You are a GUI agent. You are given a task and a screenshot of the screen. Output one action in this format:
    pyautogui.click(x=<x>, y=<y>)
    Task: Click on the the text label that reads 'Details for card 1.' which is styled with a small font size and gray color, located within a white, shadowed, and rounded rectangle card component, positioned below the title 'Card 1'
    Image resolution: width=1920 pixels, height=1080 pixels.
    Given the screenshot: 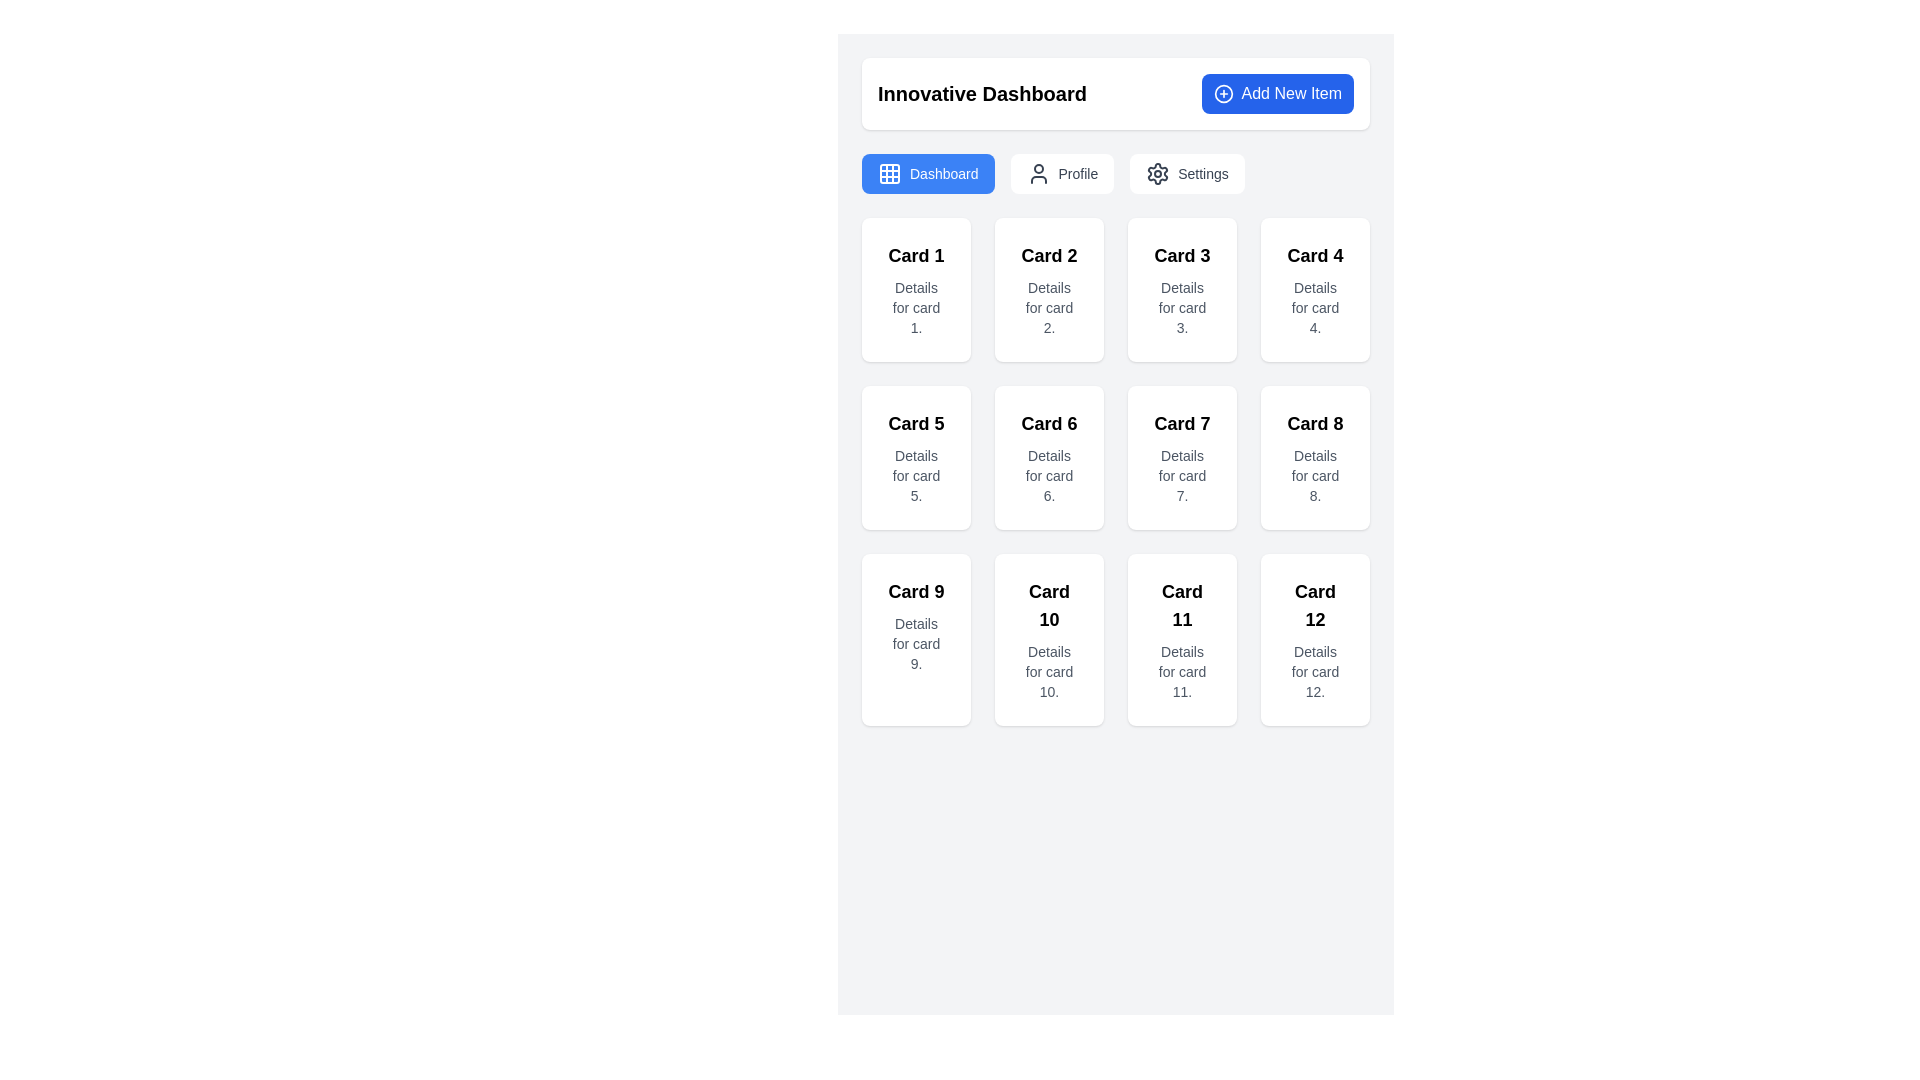 What is the action you would take?
    pyautogui.click(x=915, y=308)
    